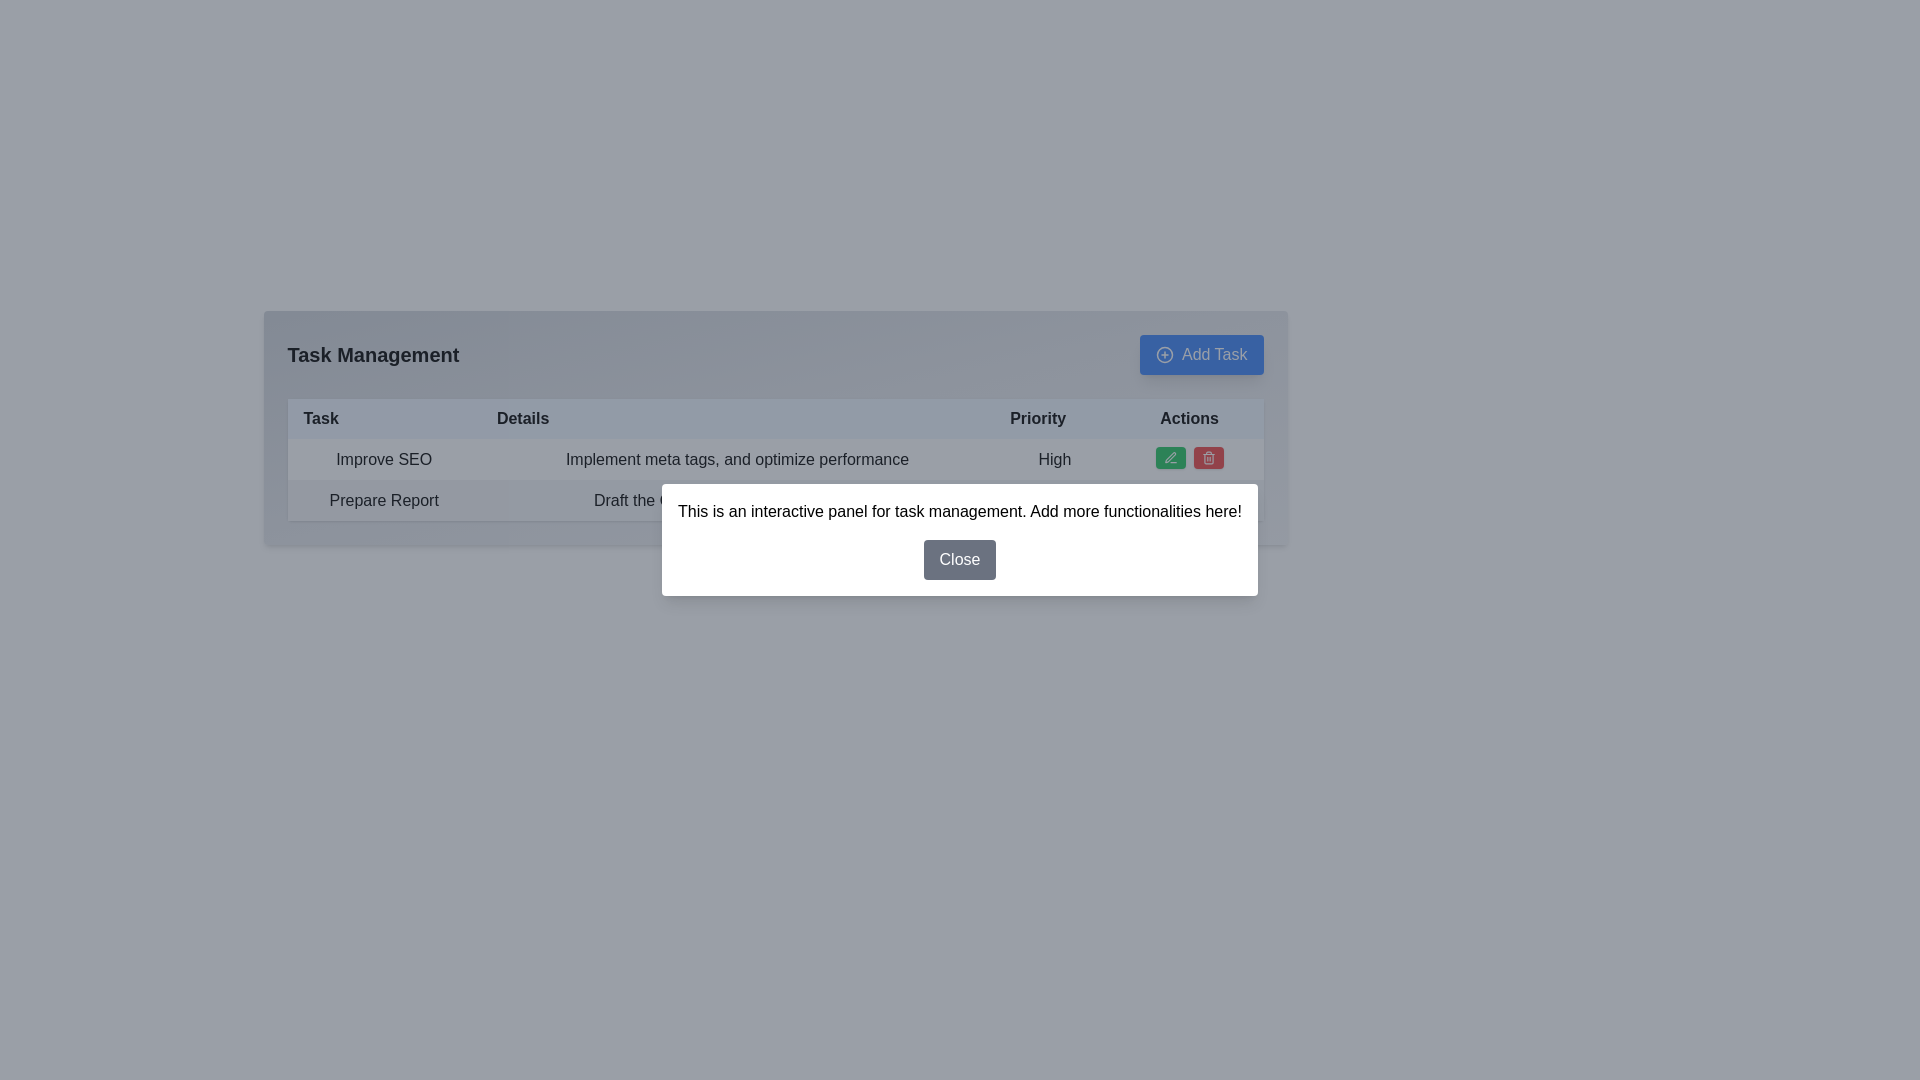  What do you see at coordinates (384, 499) in the screenshot?
I see `the static text element representing a task in the first column of the task management table, located in the second row` at bounding box center [384, 499].